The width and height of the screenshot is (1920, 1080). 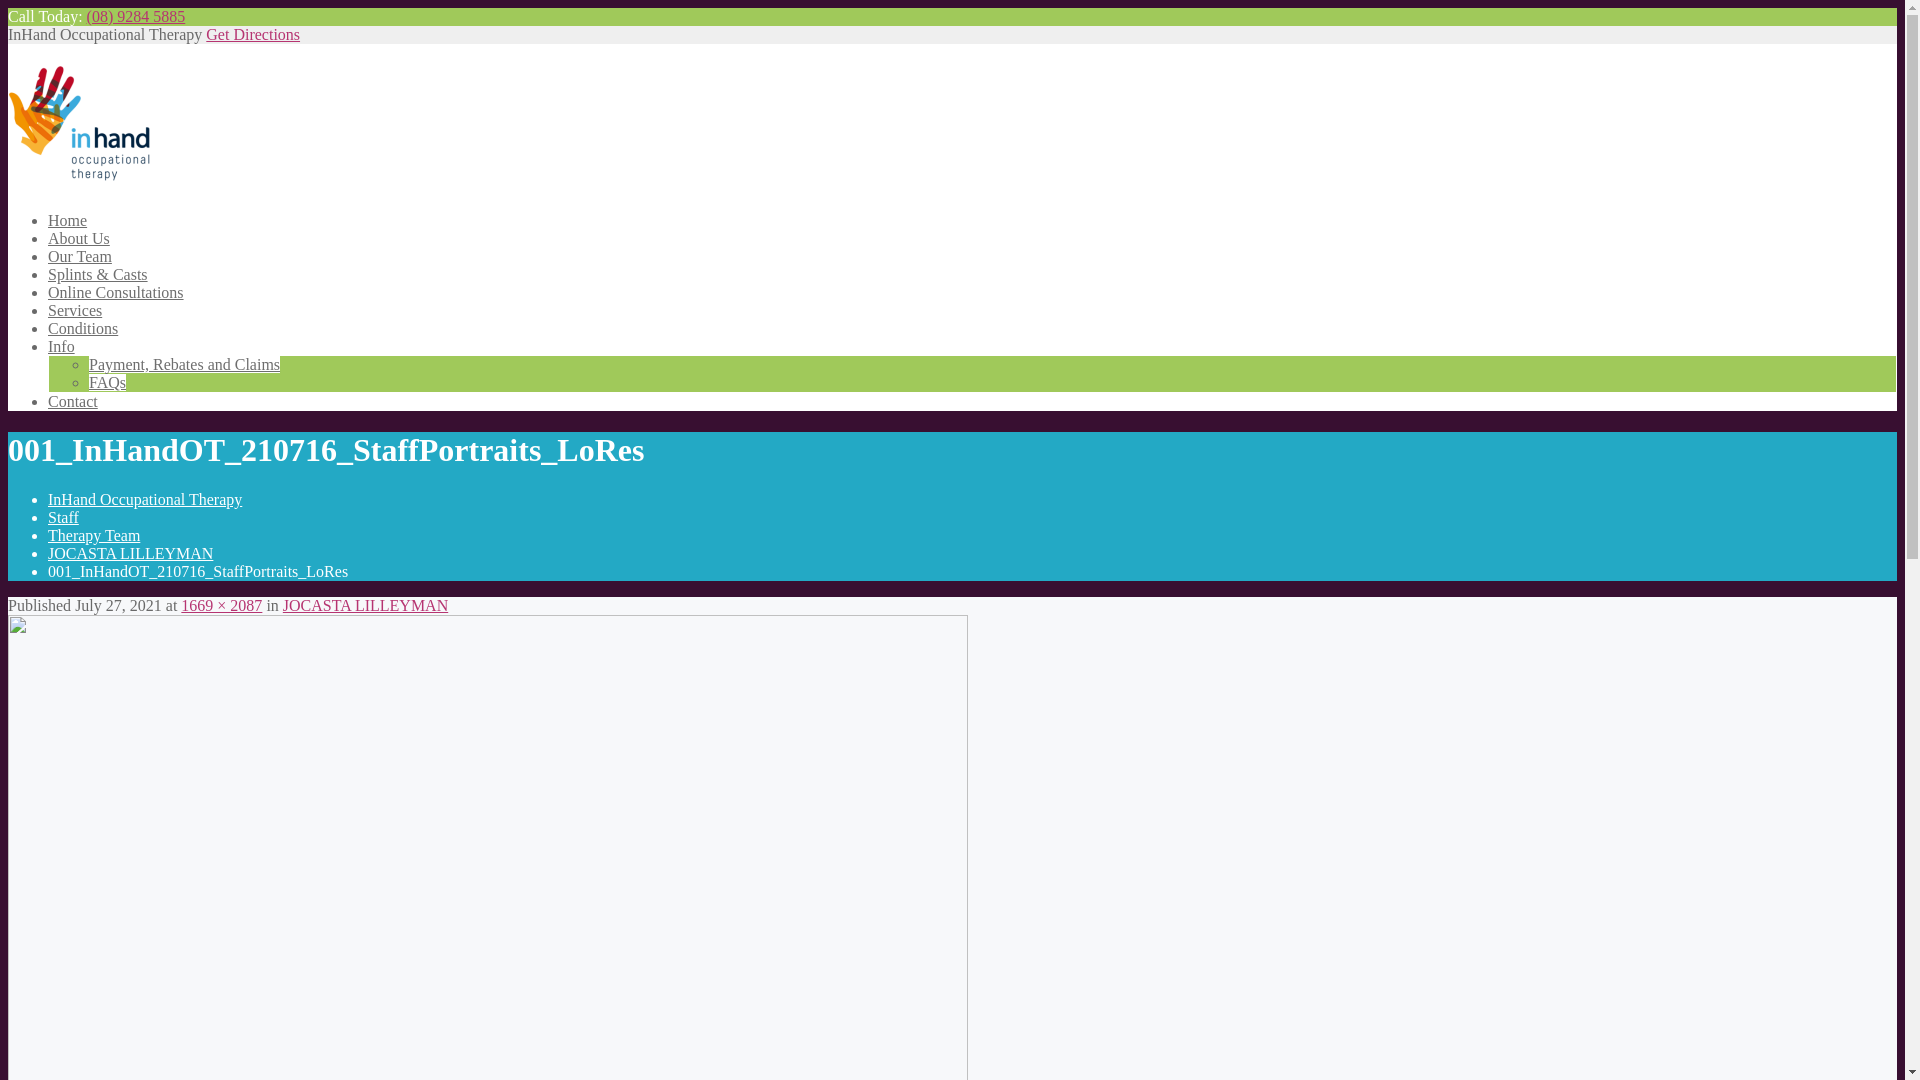 I want to click on 'About Us', so click(x=78, y=237).